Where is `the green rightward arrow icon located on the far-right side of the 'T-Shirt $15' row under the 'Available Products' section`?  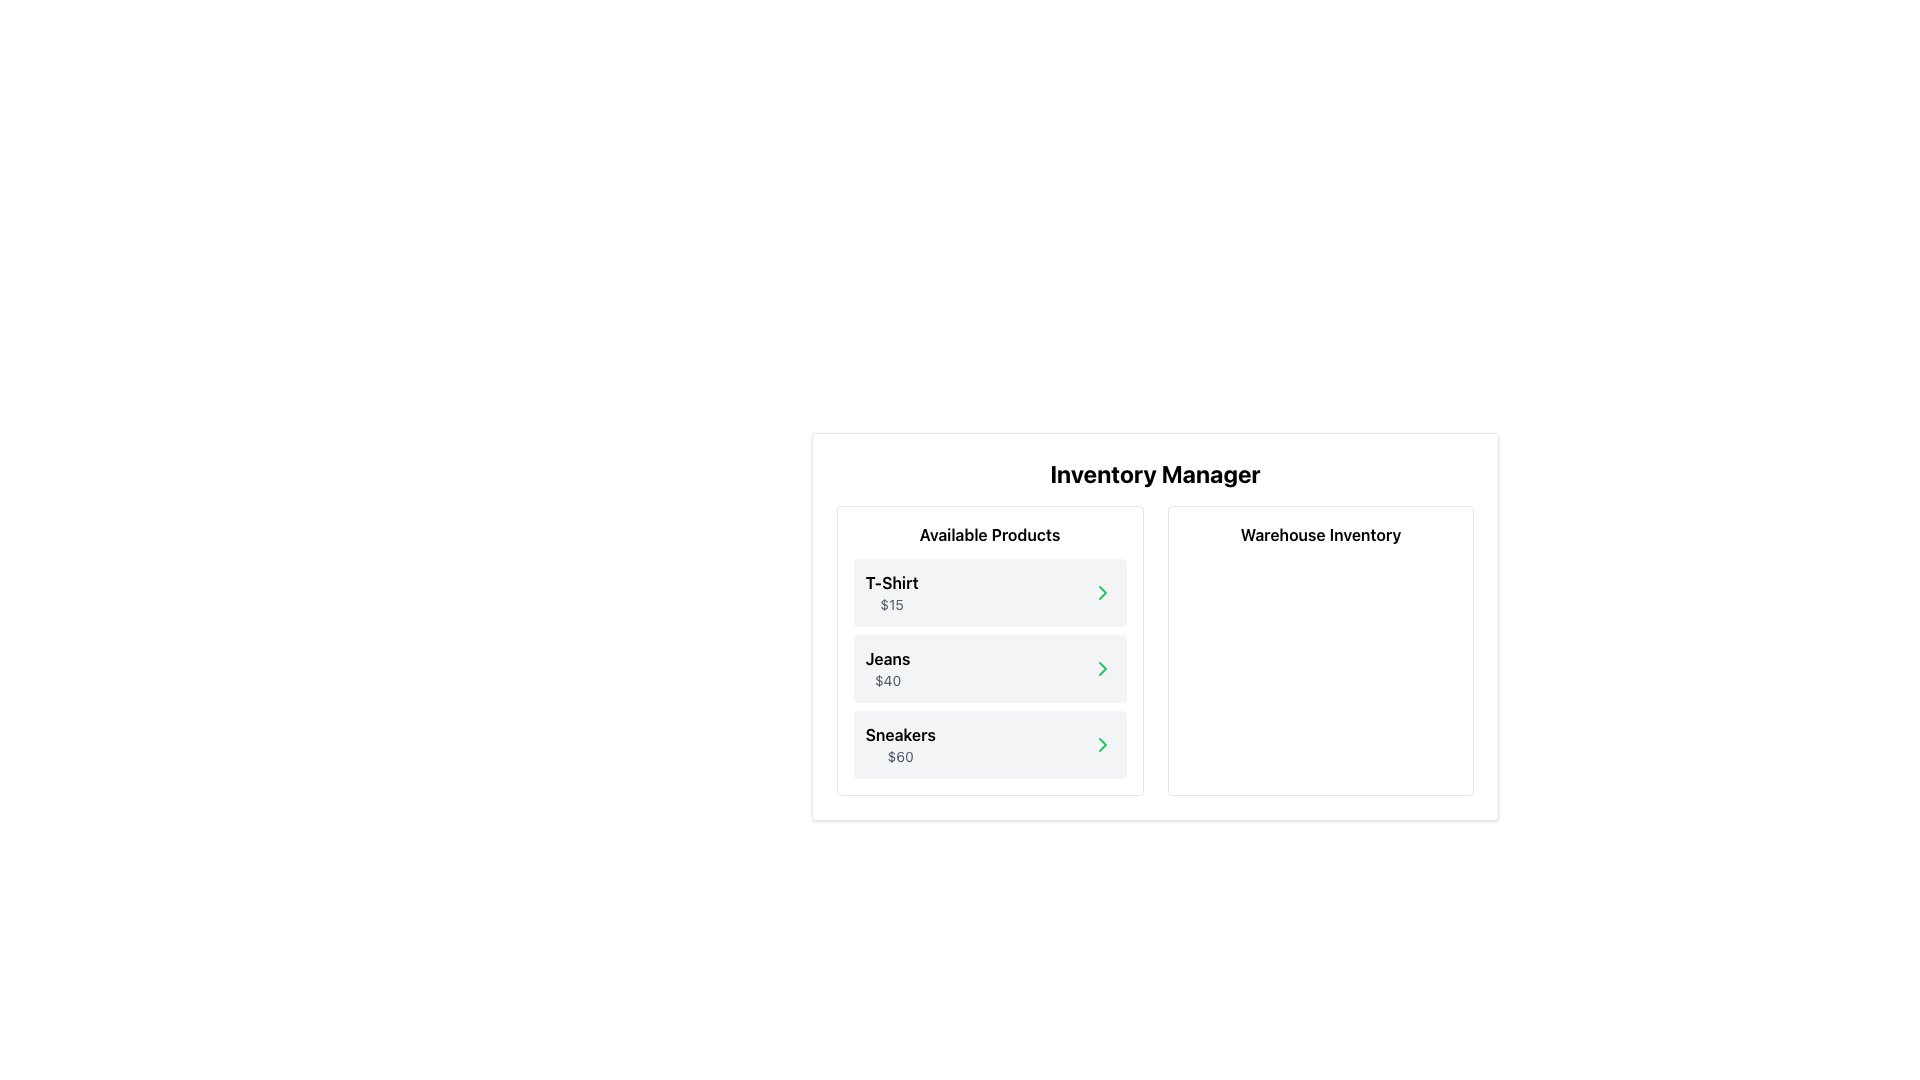
the green rightward arrow icon located on the far-right side of the 'T-Shirt $15' row under the 'Available Products' section is located at coordinates (1101, 592).